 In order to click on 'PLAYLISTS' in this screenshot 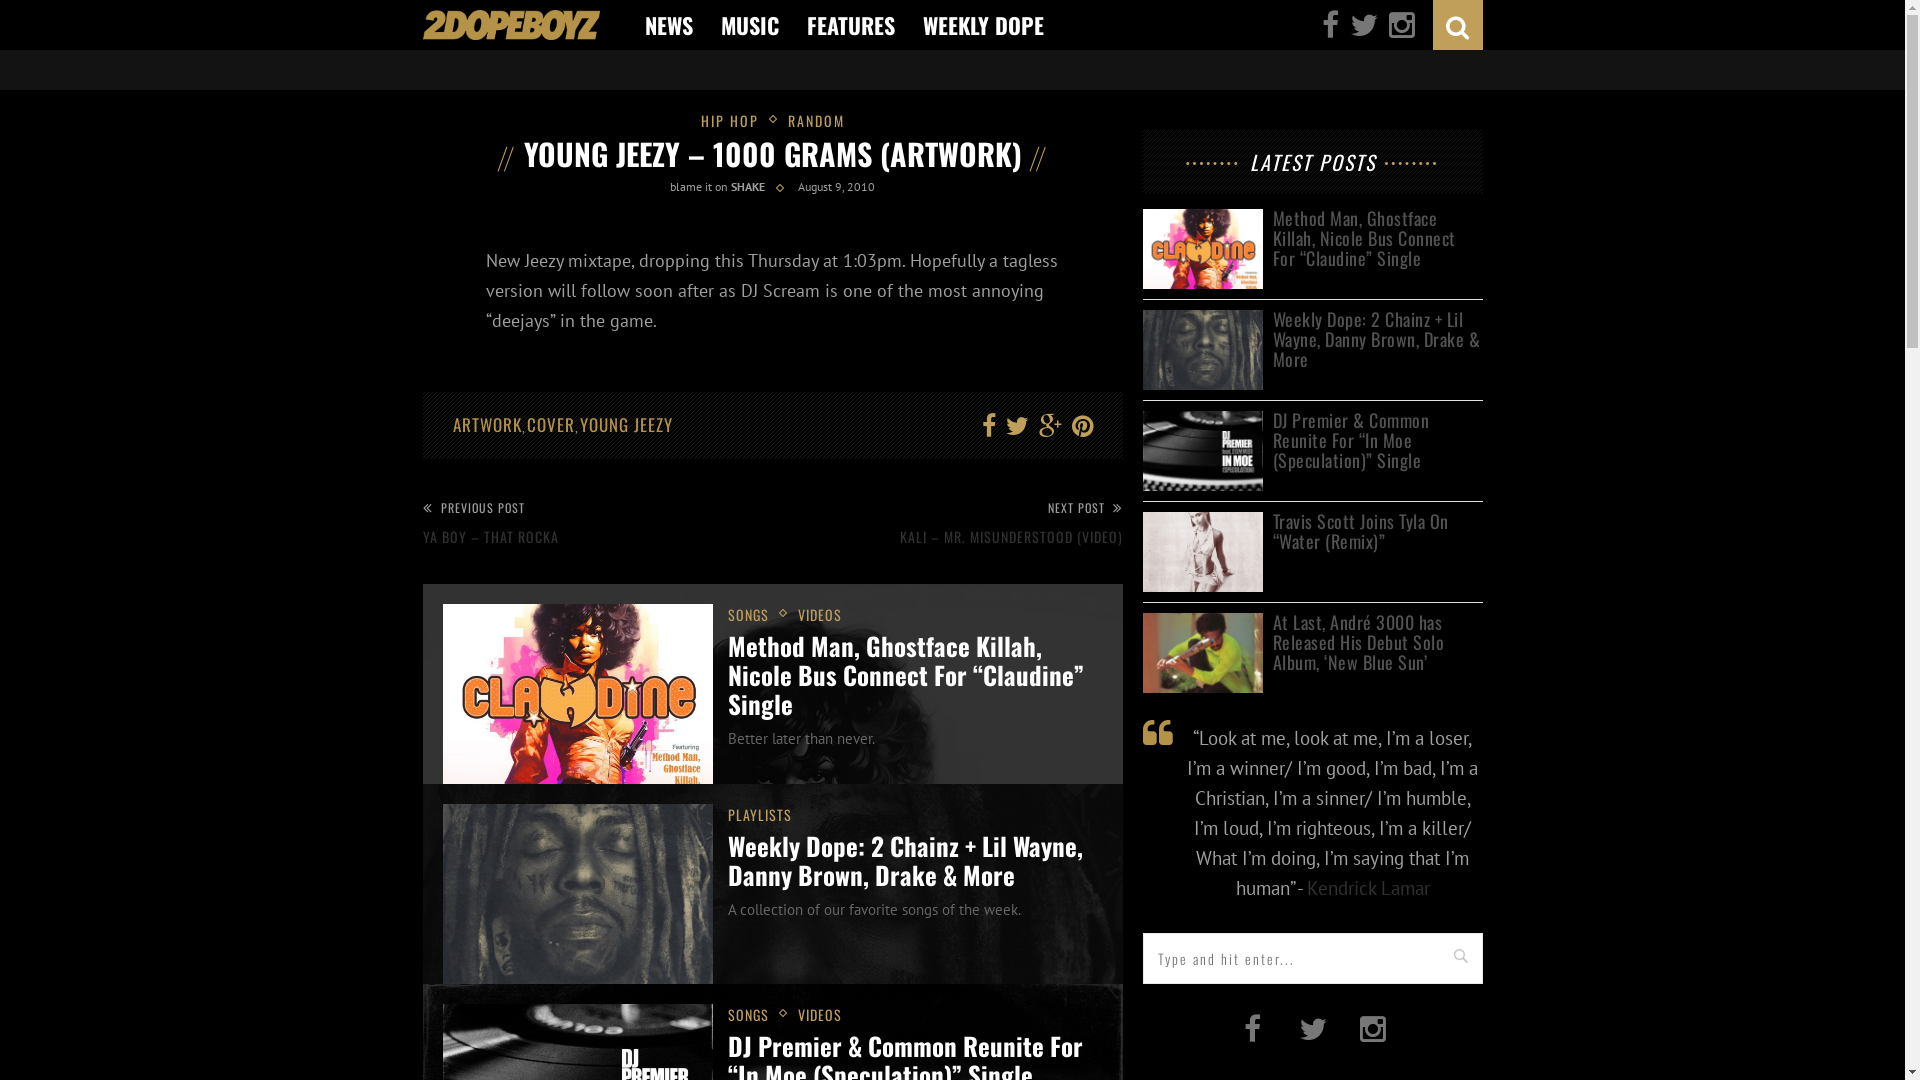, I will do `click(758, 814)`.